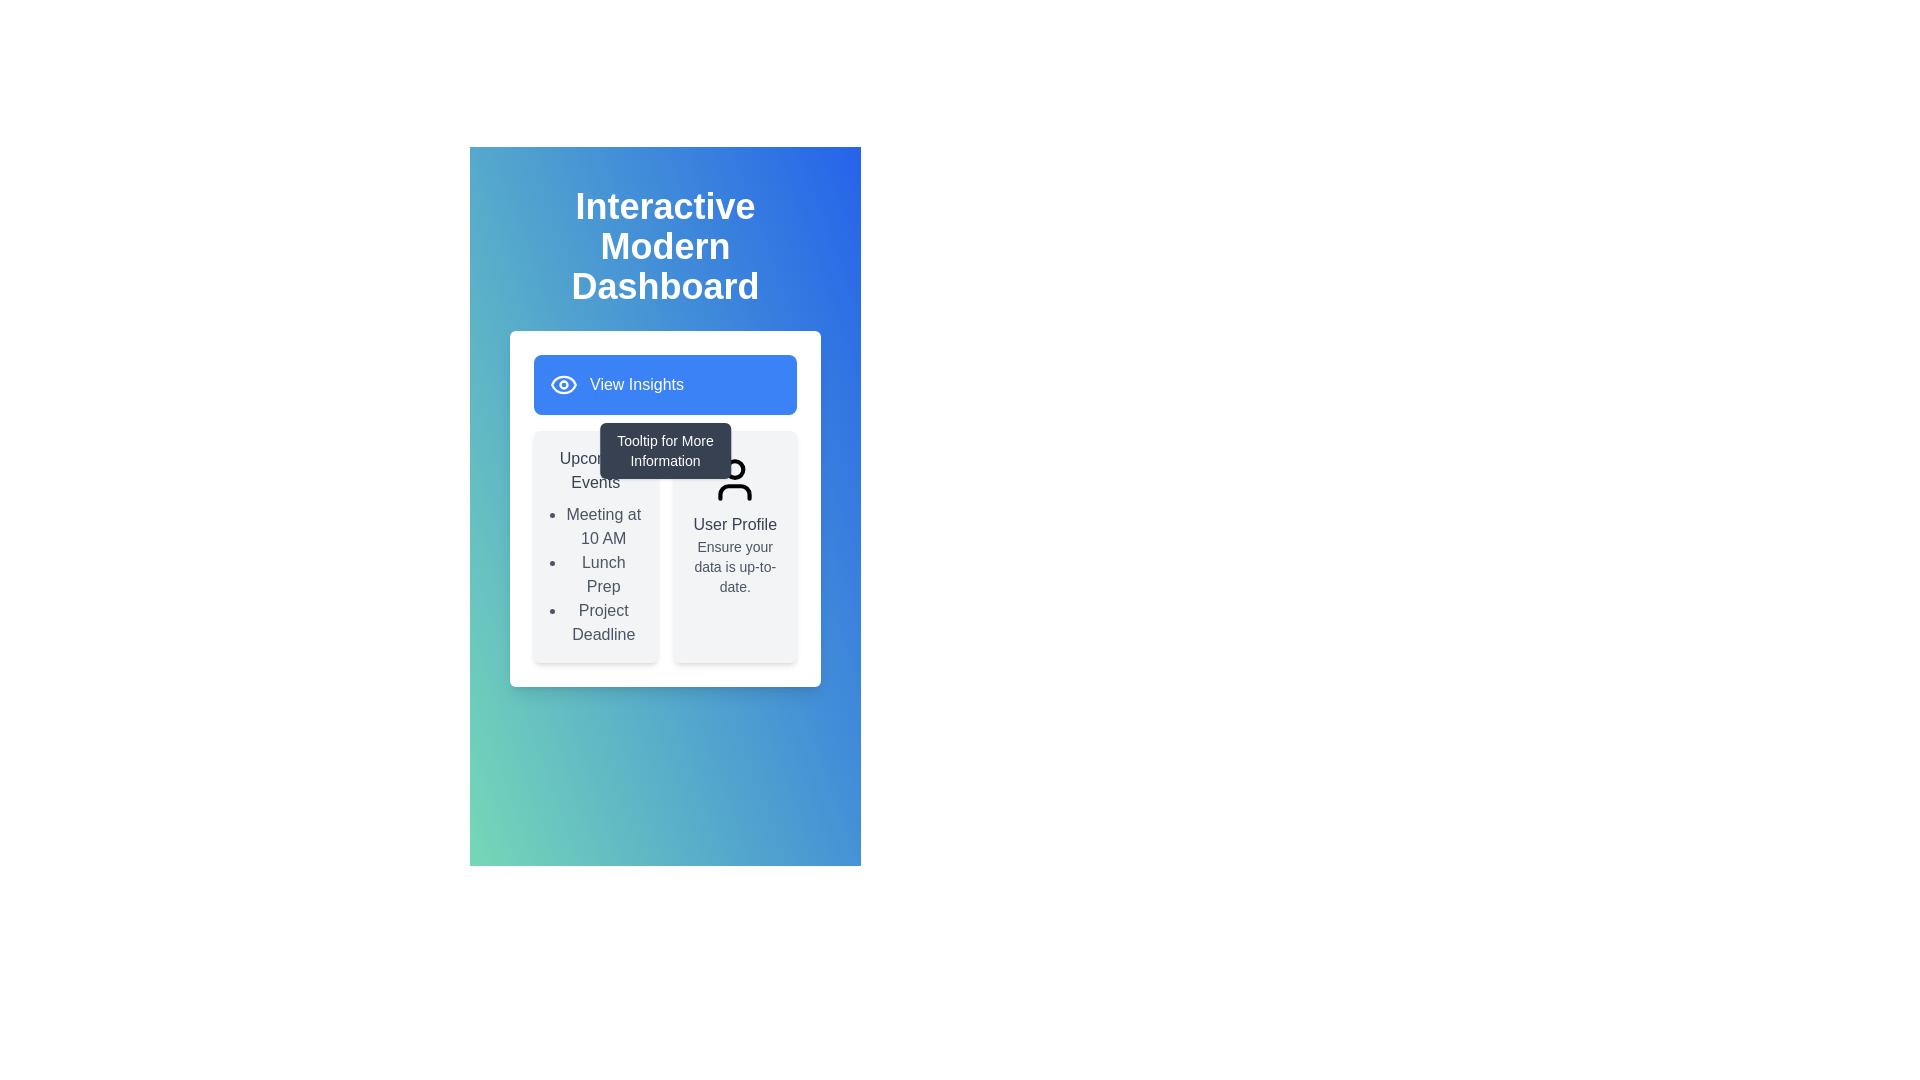  What do you see at coordinates (665, 451) in the screenshot?
I see `the Tooltip that provides additional descriptive information about the 'View Insights' button, even though it is not interactive` at bounding box center [665, 451].